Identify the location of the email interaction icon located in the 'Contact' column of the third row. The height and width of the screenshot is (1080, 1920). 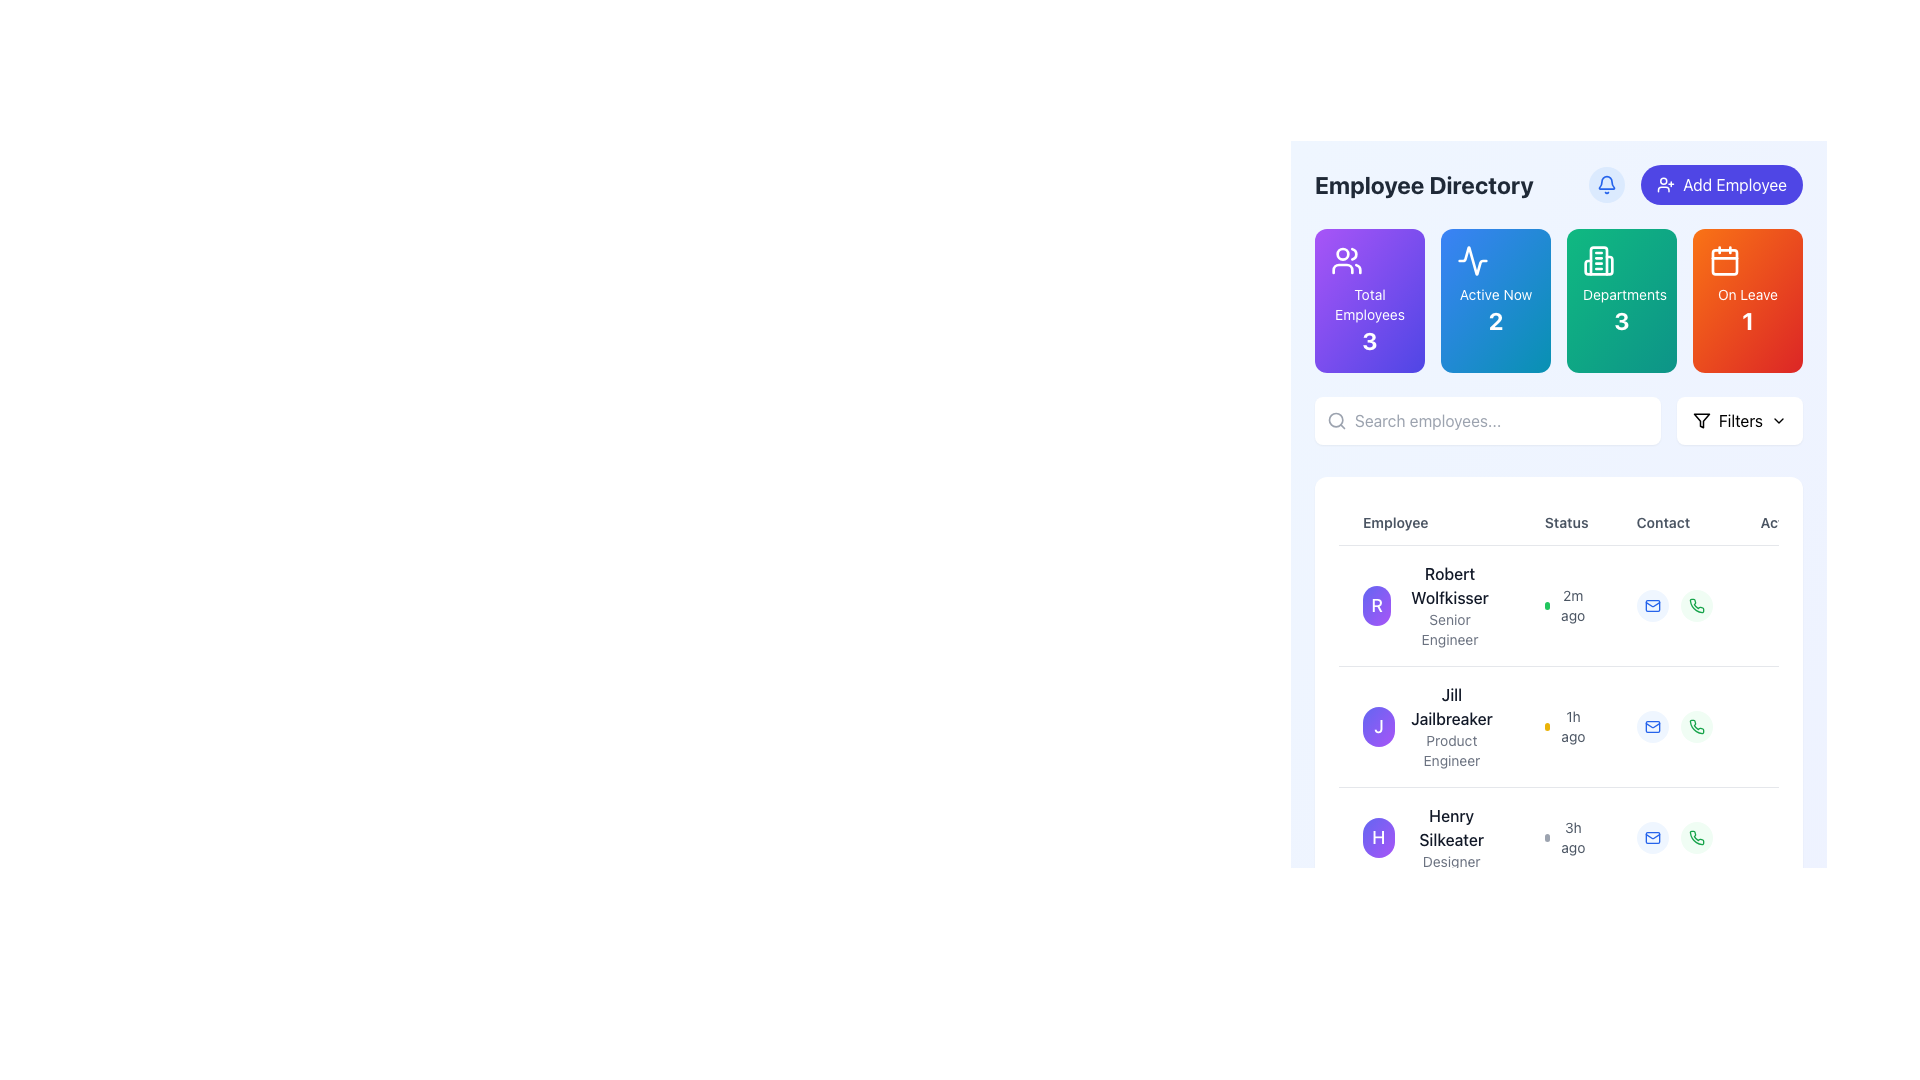
(1651, 837).